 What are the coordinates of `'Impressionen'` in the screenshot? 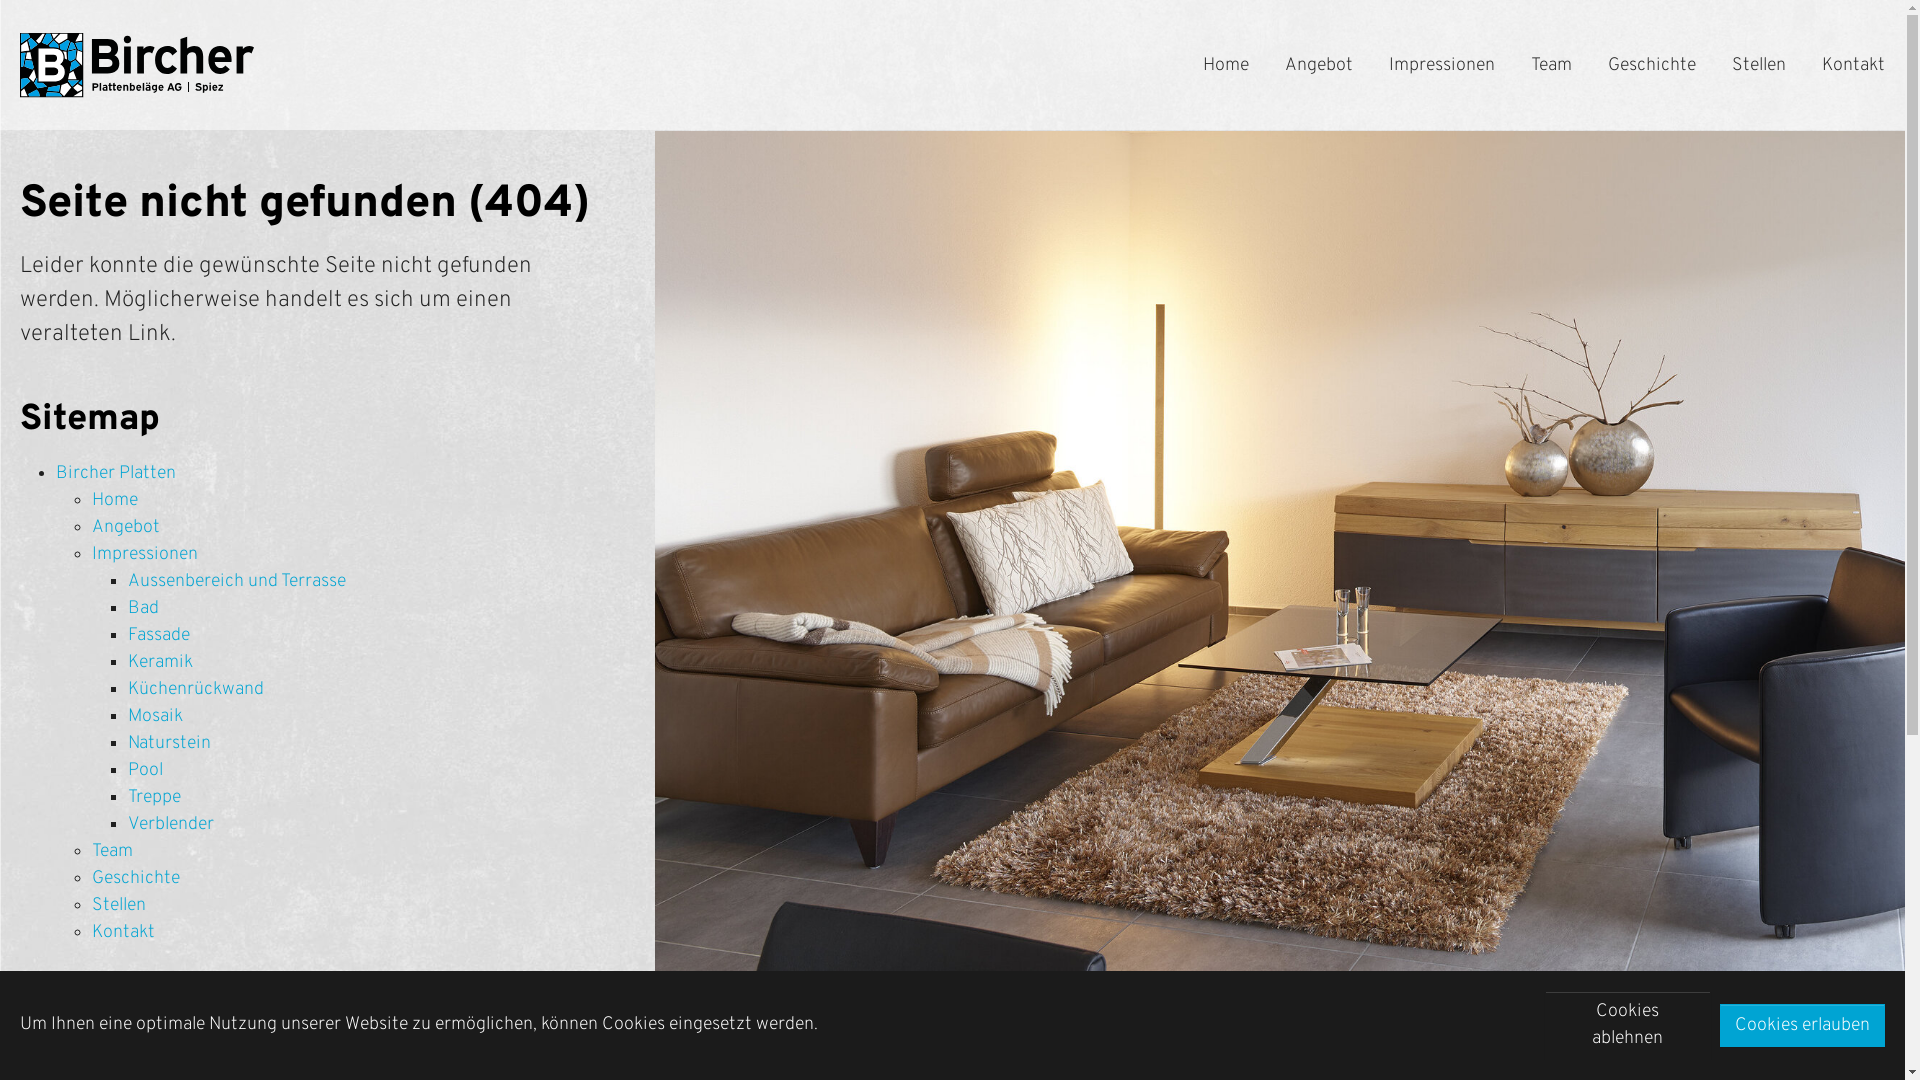 It's located at (90, 554).